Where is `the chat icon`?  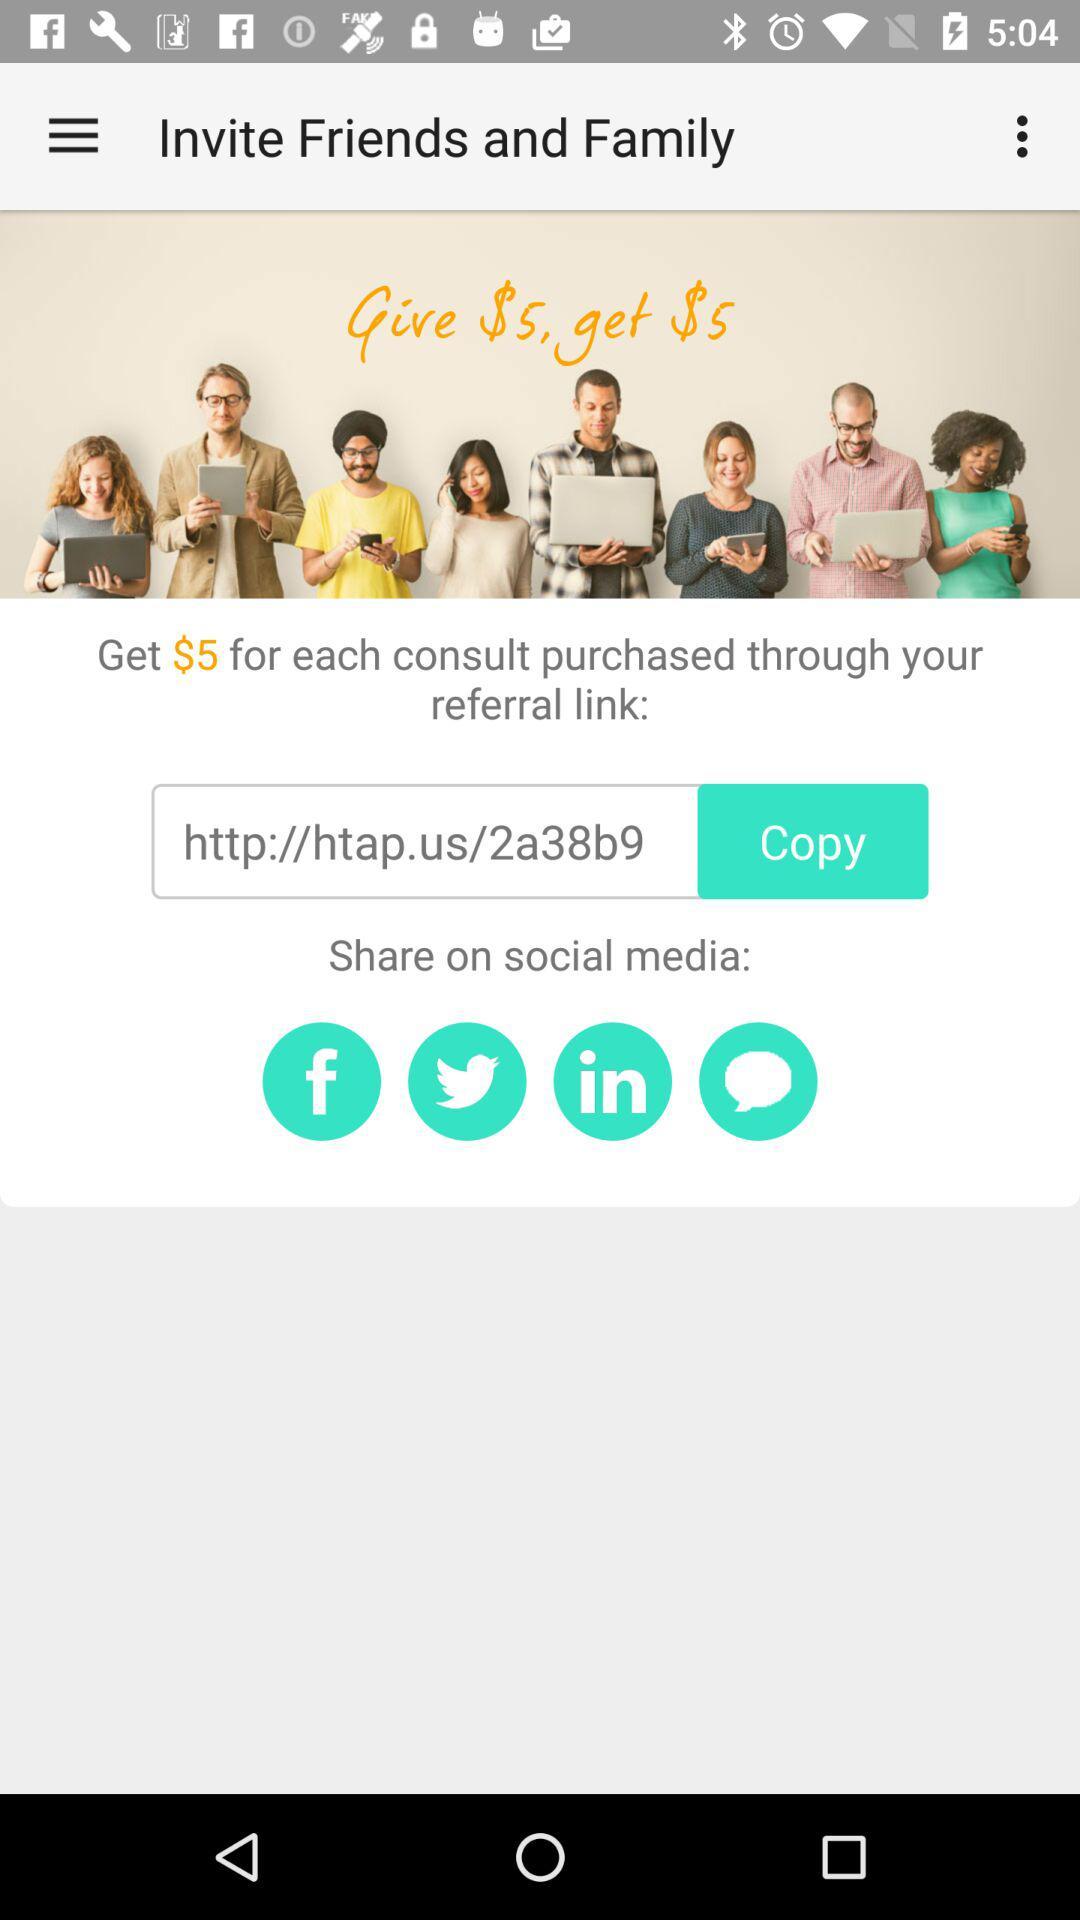
the chat icon is located at coordinates (758, 1080).